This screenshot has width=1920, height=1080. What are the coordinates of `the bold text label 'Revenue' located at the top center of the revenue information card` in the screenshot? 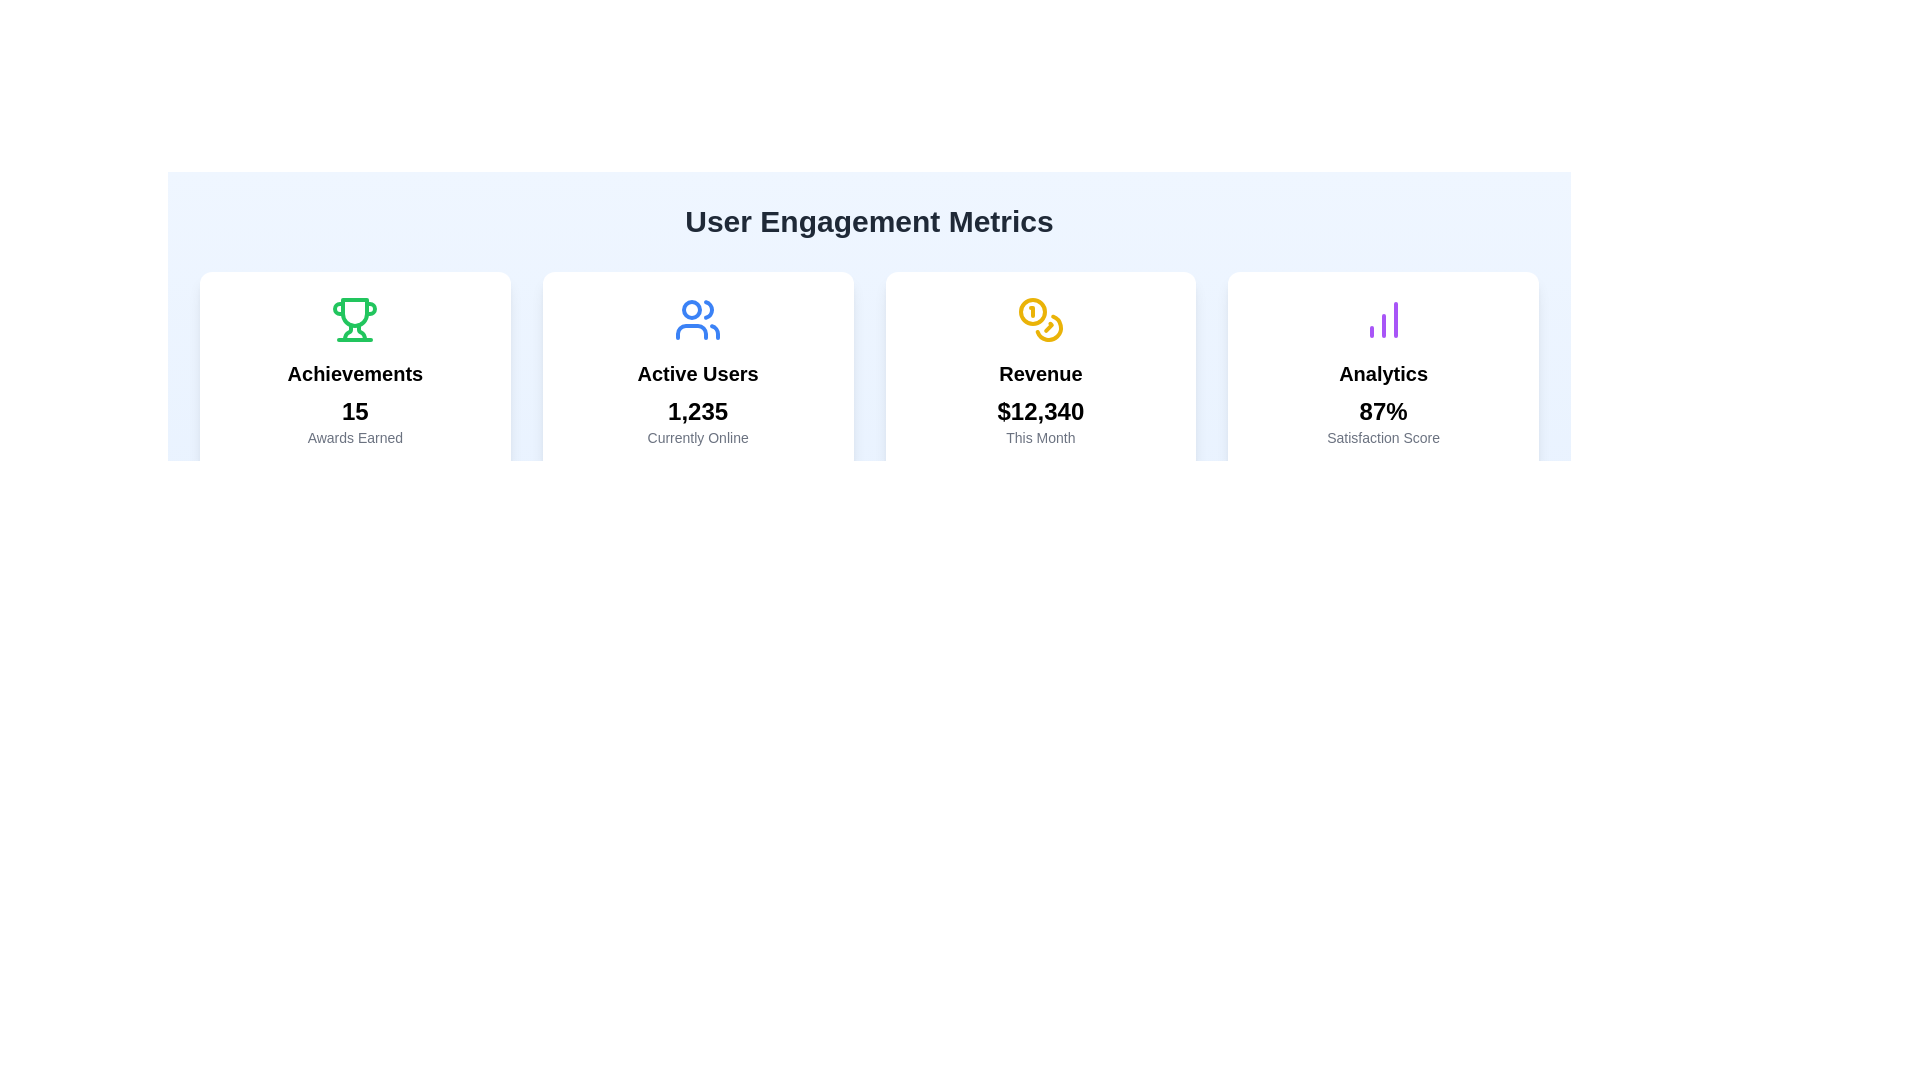 It's located at (1040, 374).